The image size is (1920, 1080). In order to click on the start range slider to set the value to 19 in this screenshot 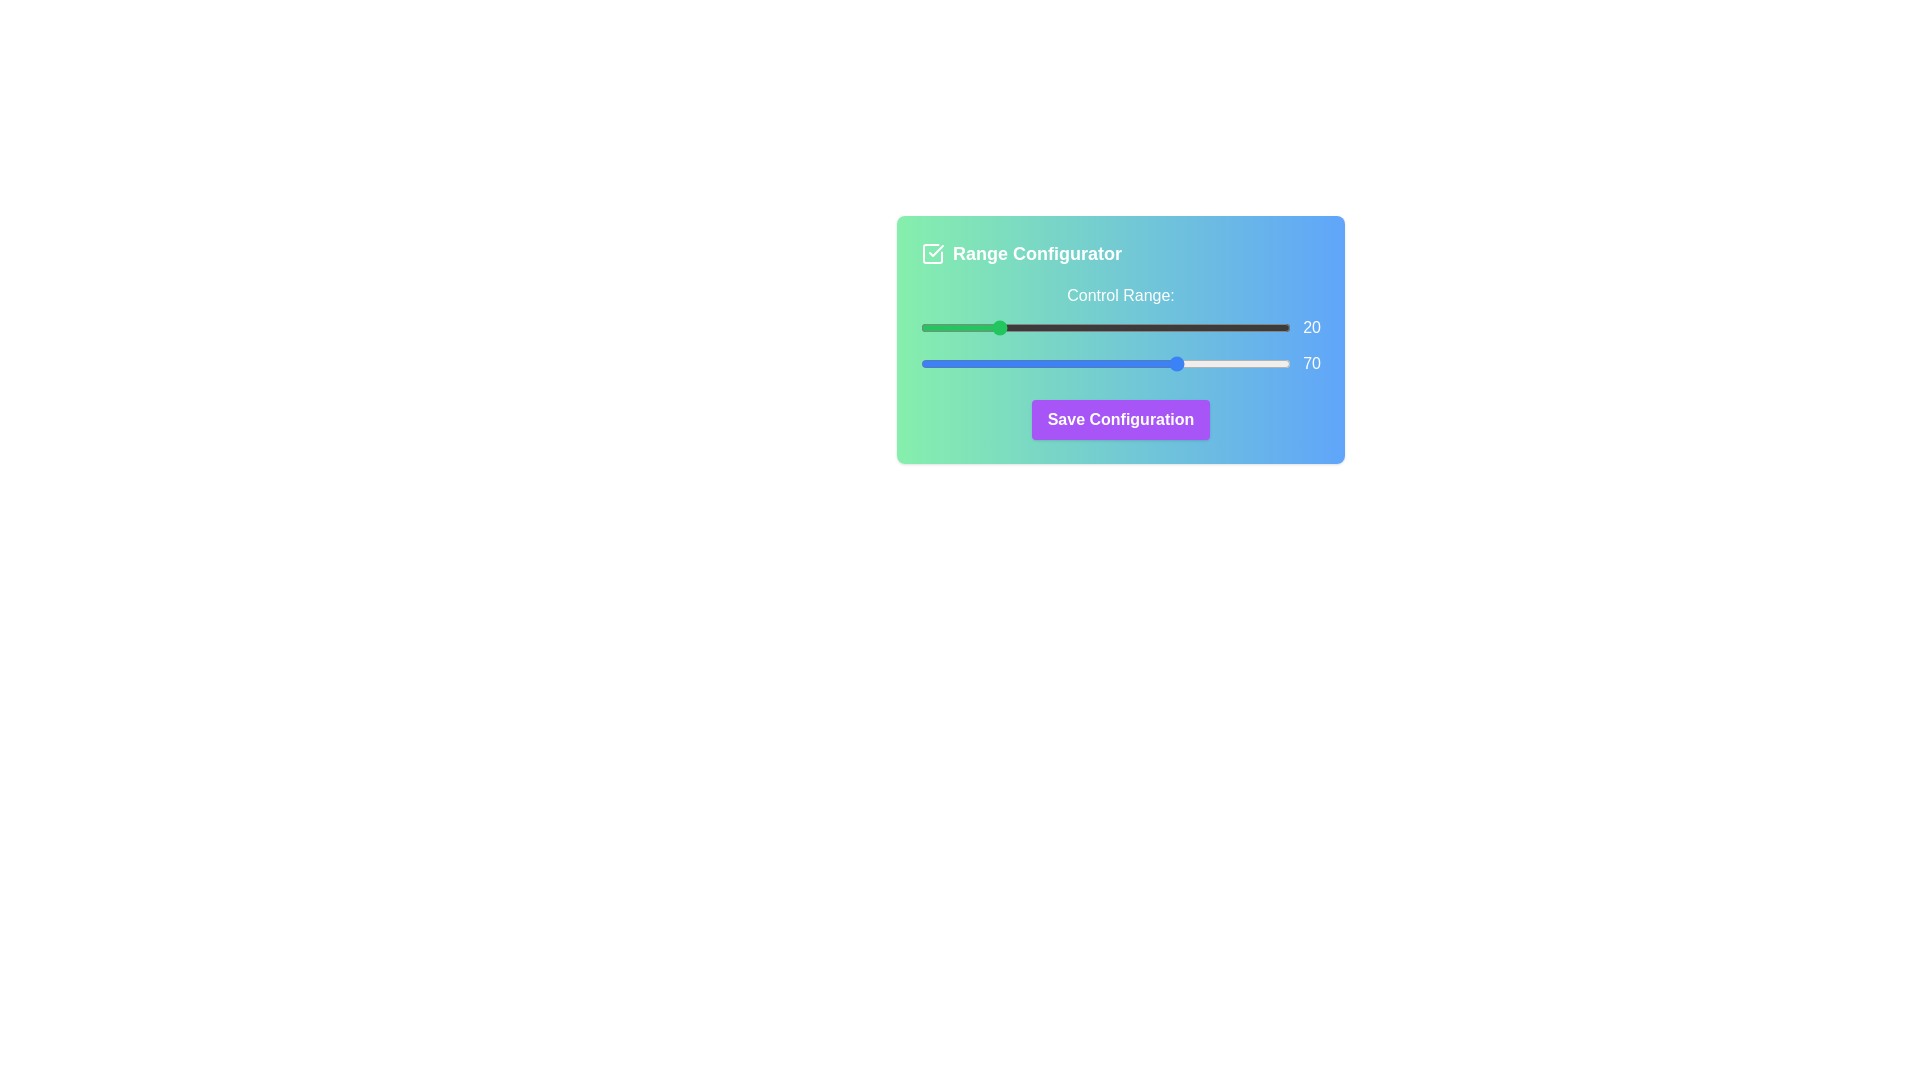, I will do `click(991, 326)`.